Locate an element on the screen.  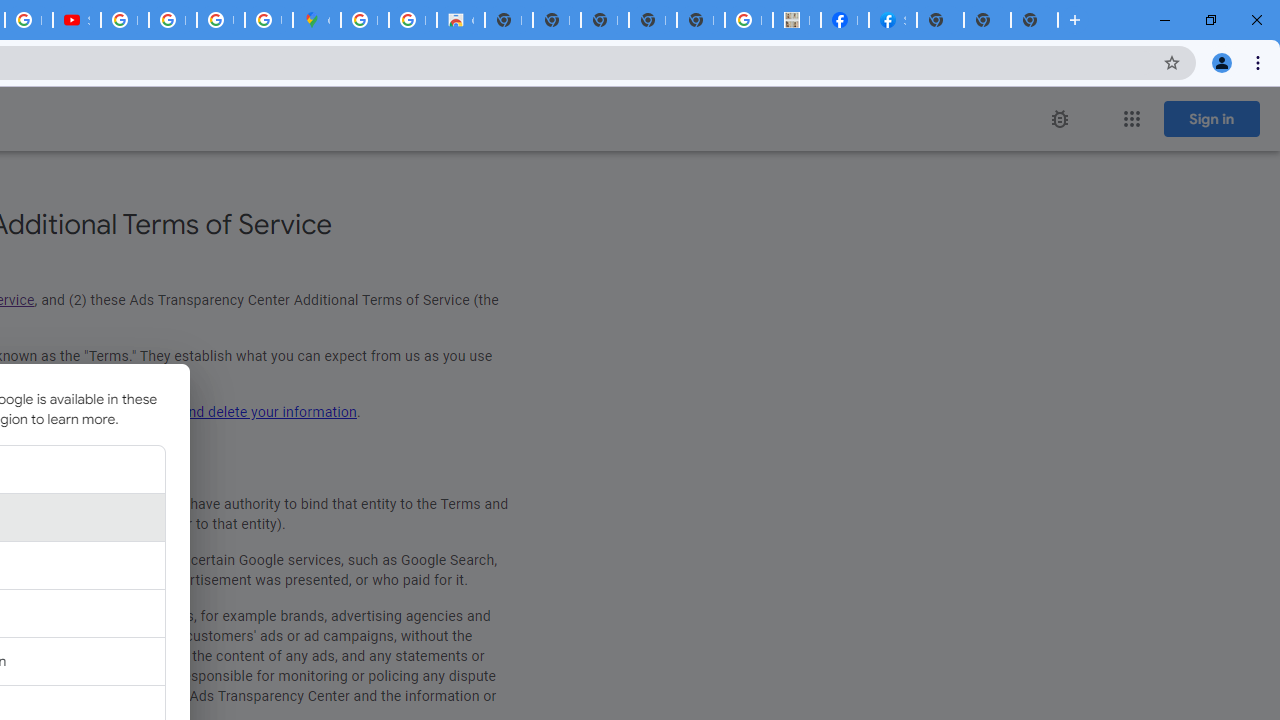
'Google Maps' is located at coordinates (315, 20).